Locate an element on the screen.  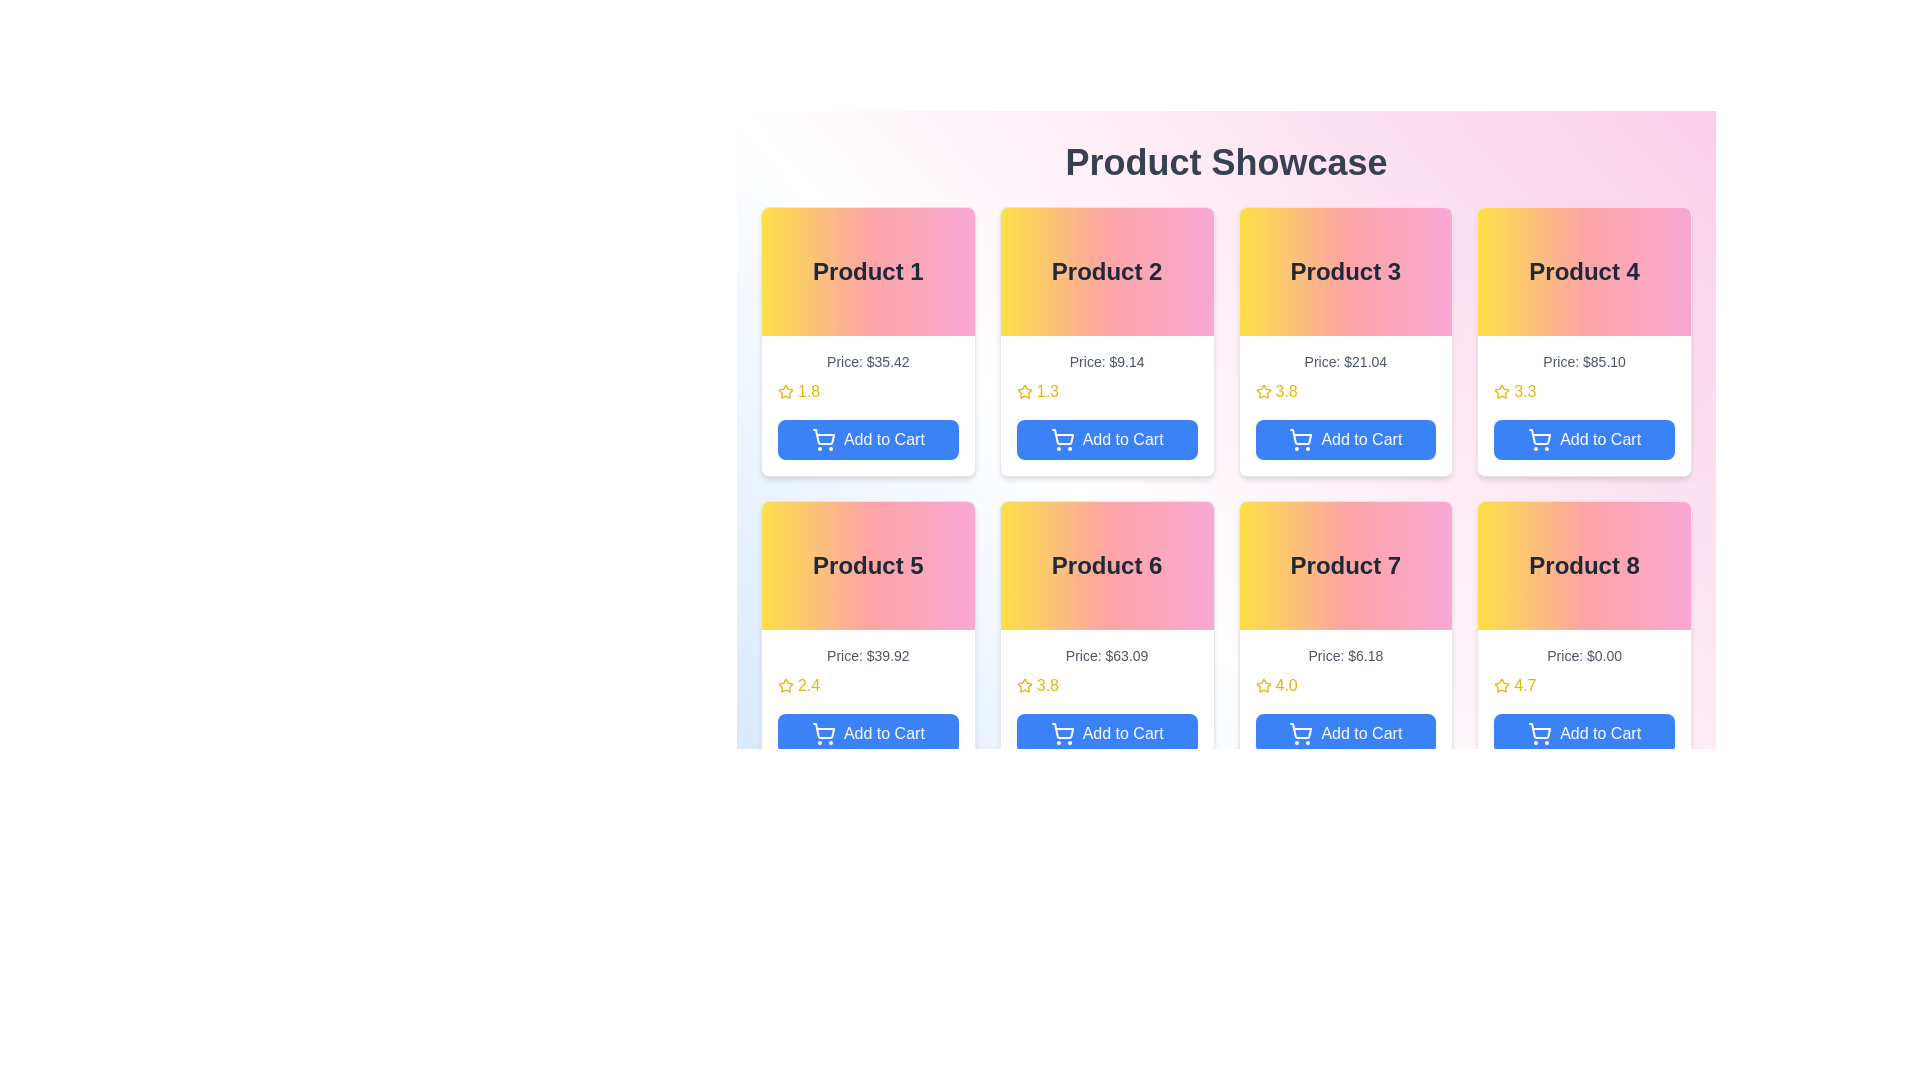
the text display showing 'Price: $63.09' located in the second row, third column of the product grid beneath 'Product 6' is located at coordinates (1106, 655).